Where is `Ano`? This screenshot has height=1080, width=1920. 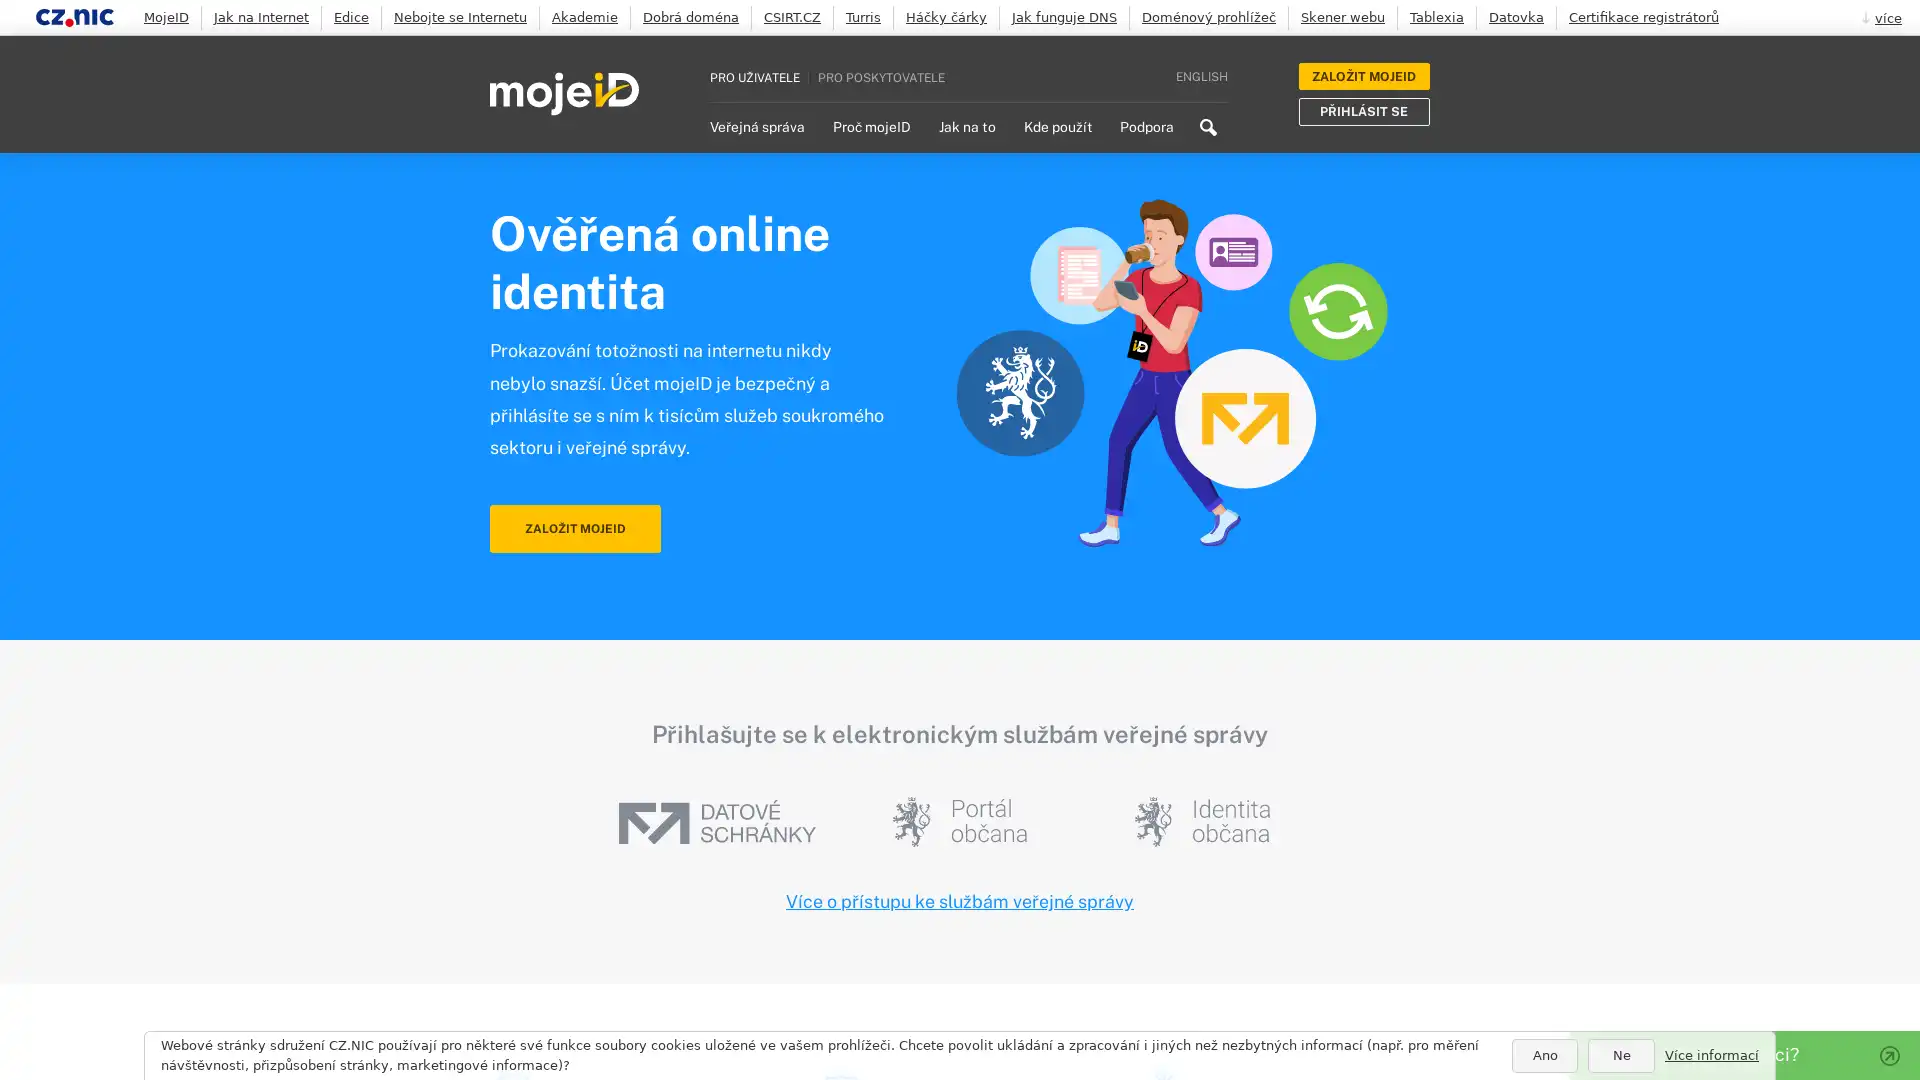
Ano is located at coordinates (1543, 1055).